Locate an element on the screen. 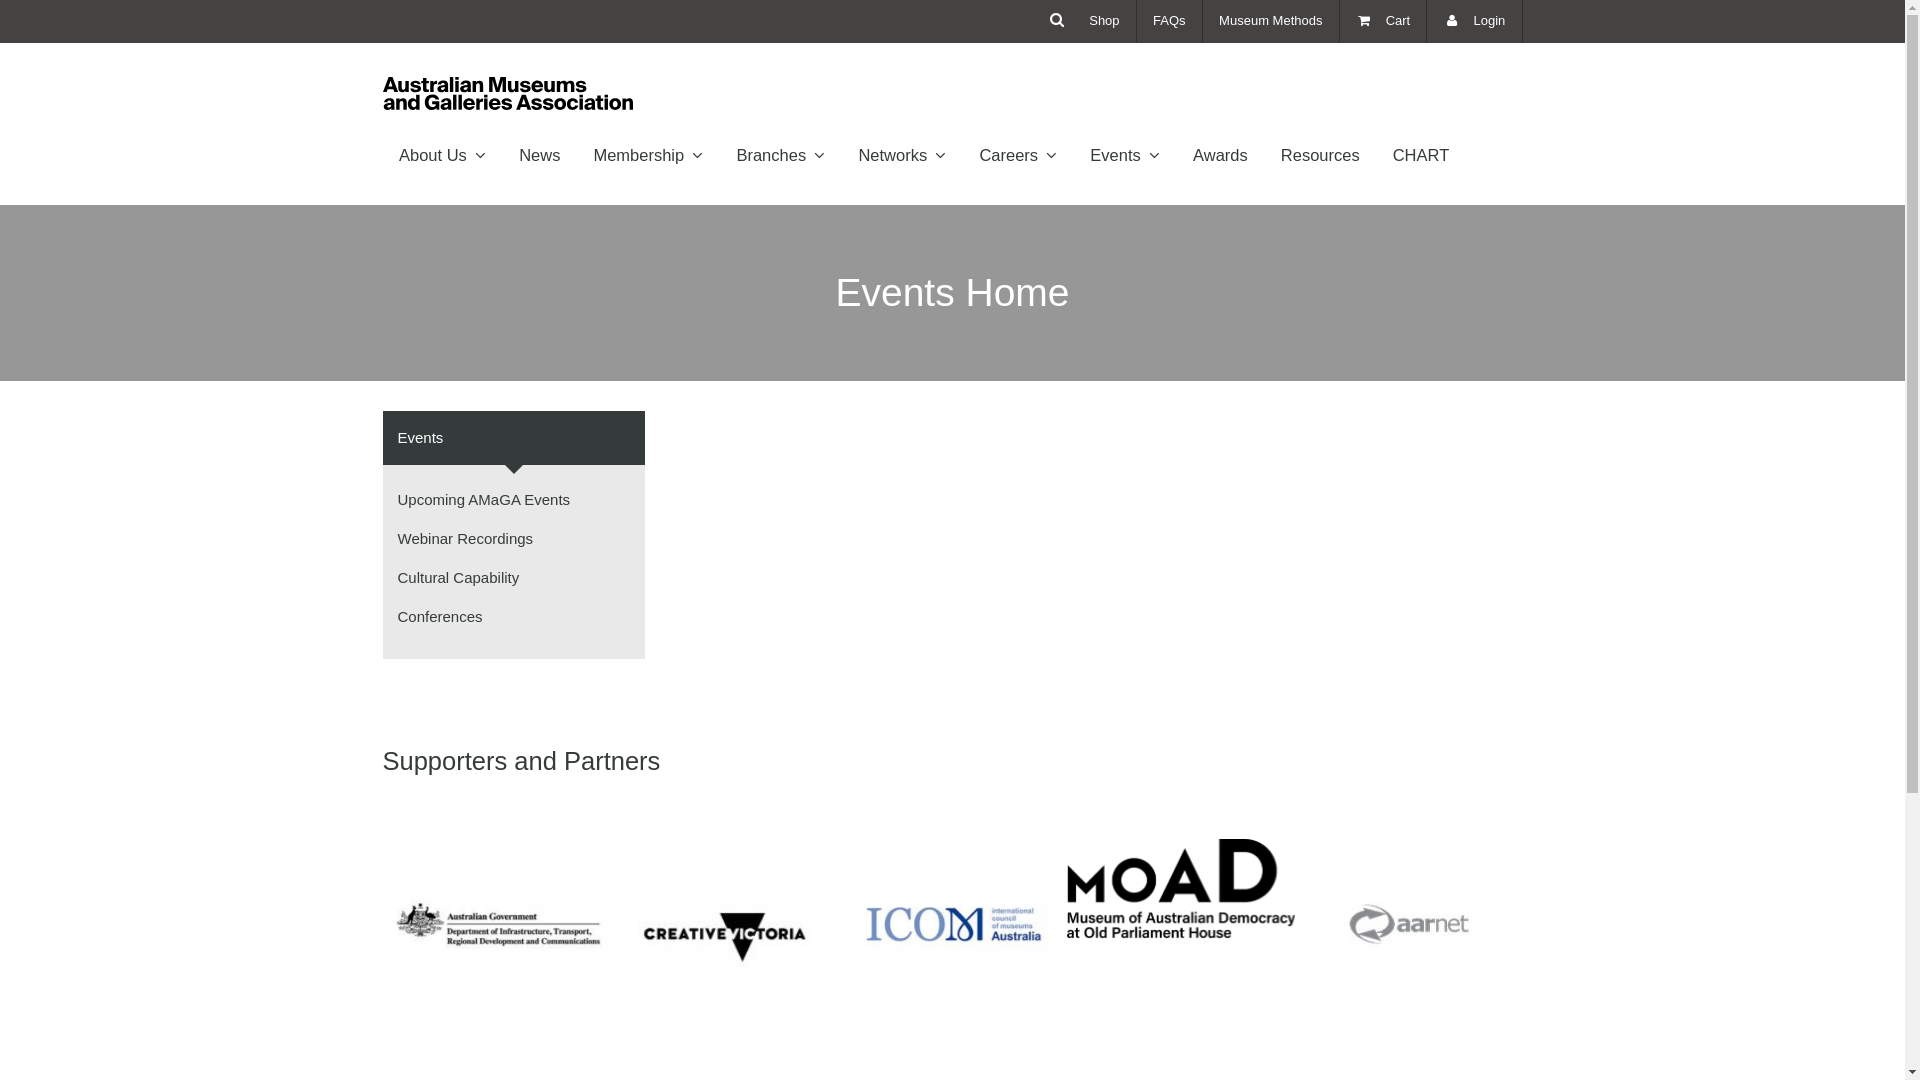 This screenshot has width=1920, height=1080. 'Login' is located at coordinates (1474, 21).